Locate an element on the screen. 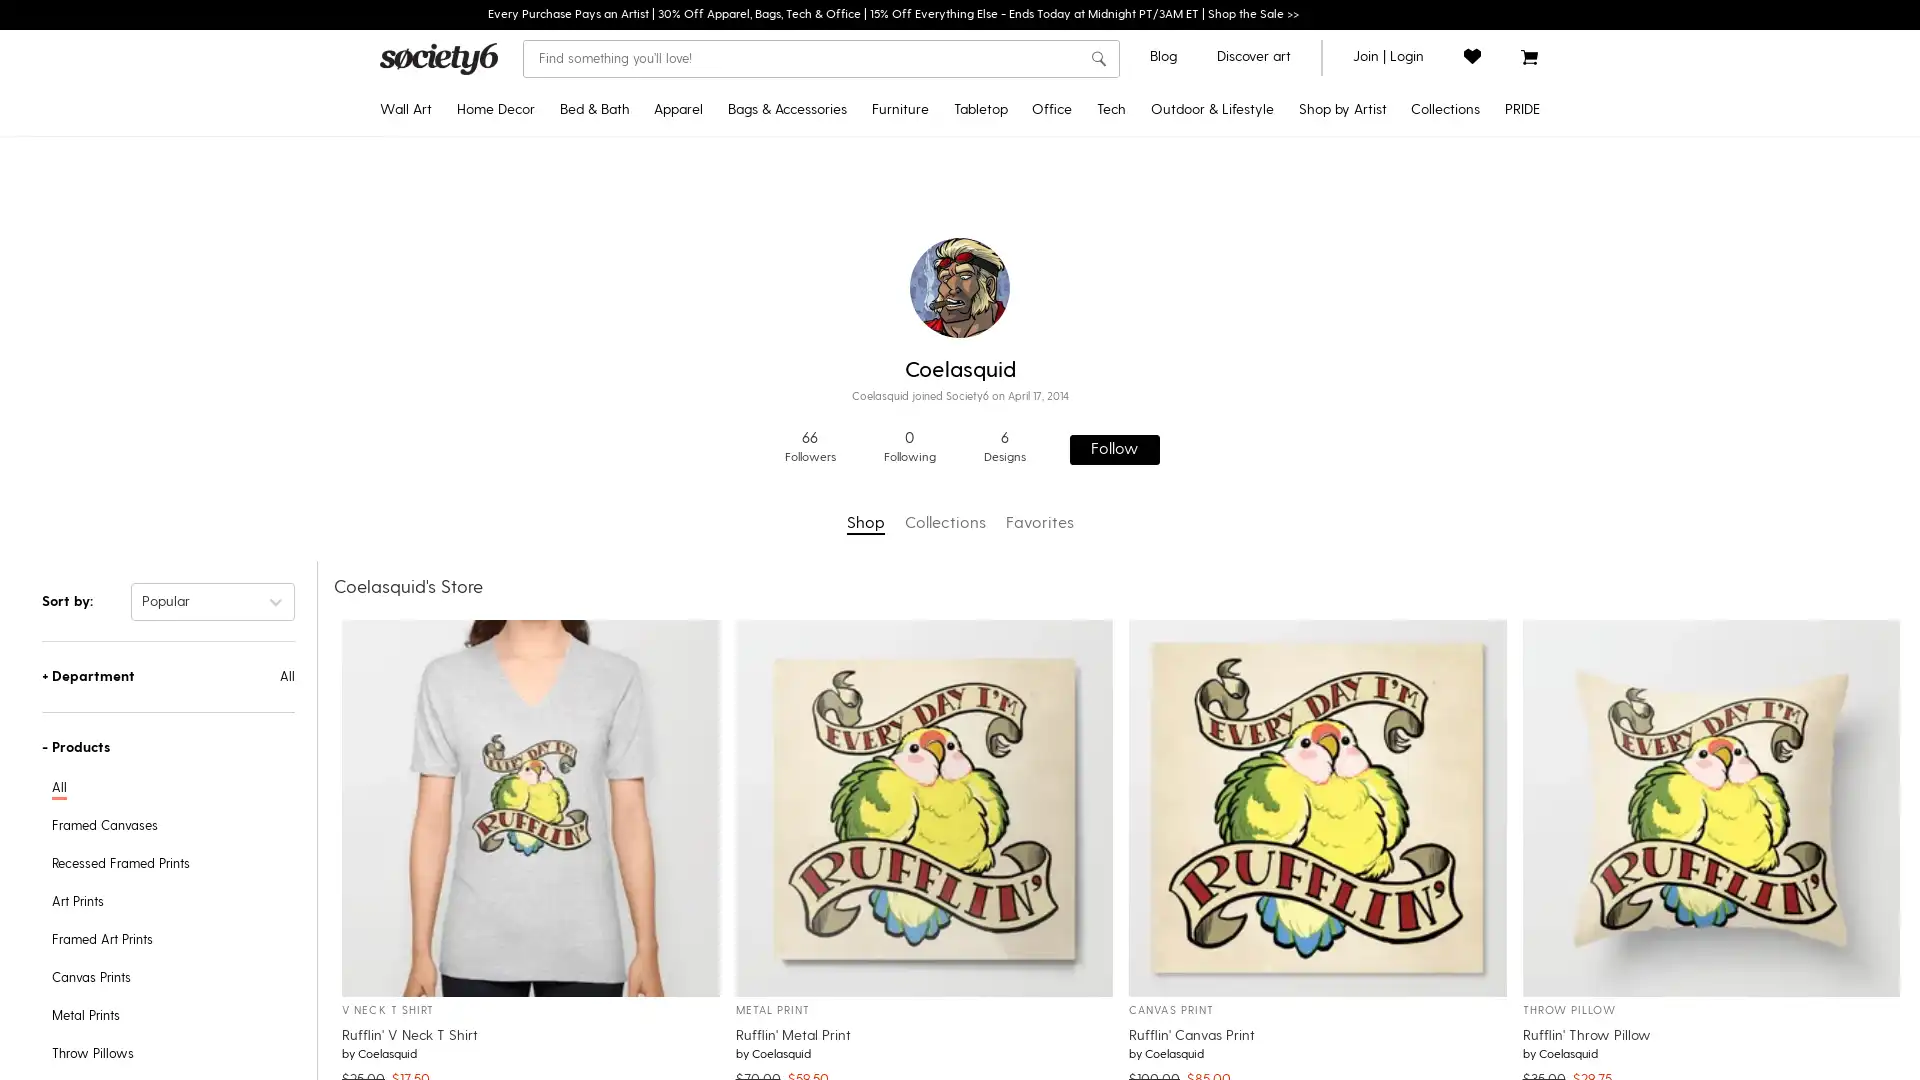  Sling Chairs is located at coordinates (1238, 515).